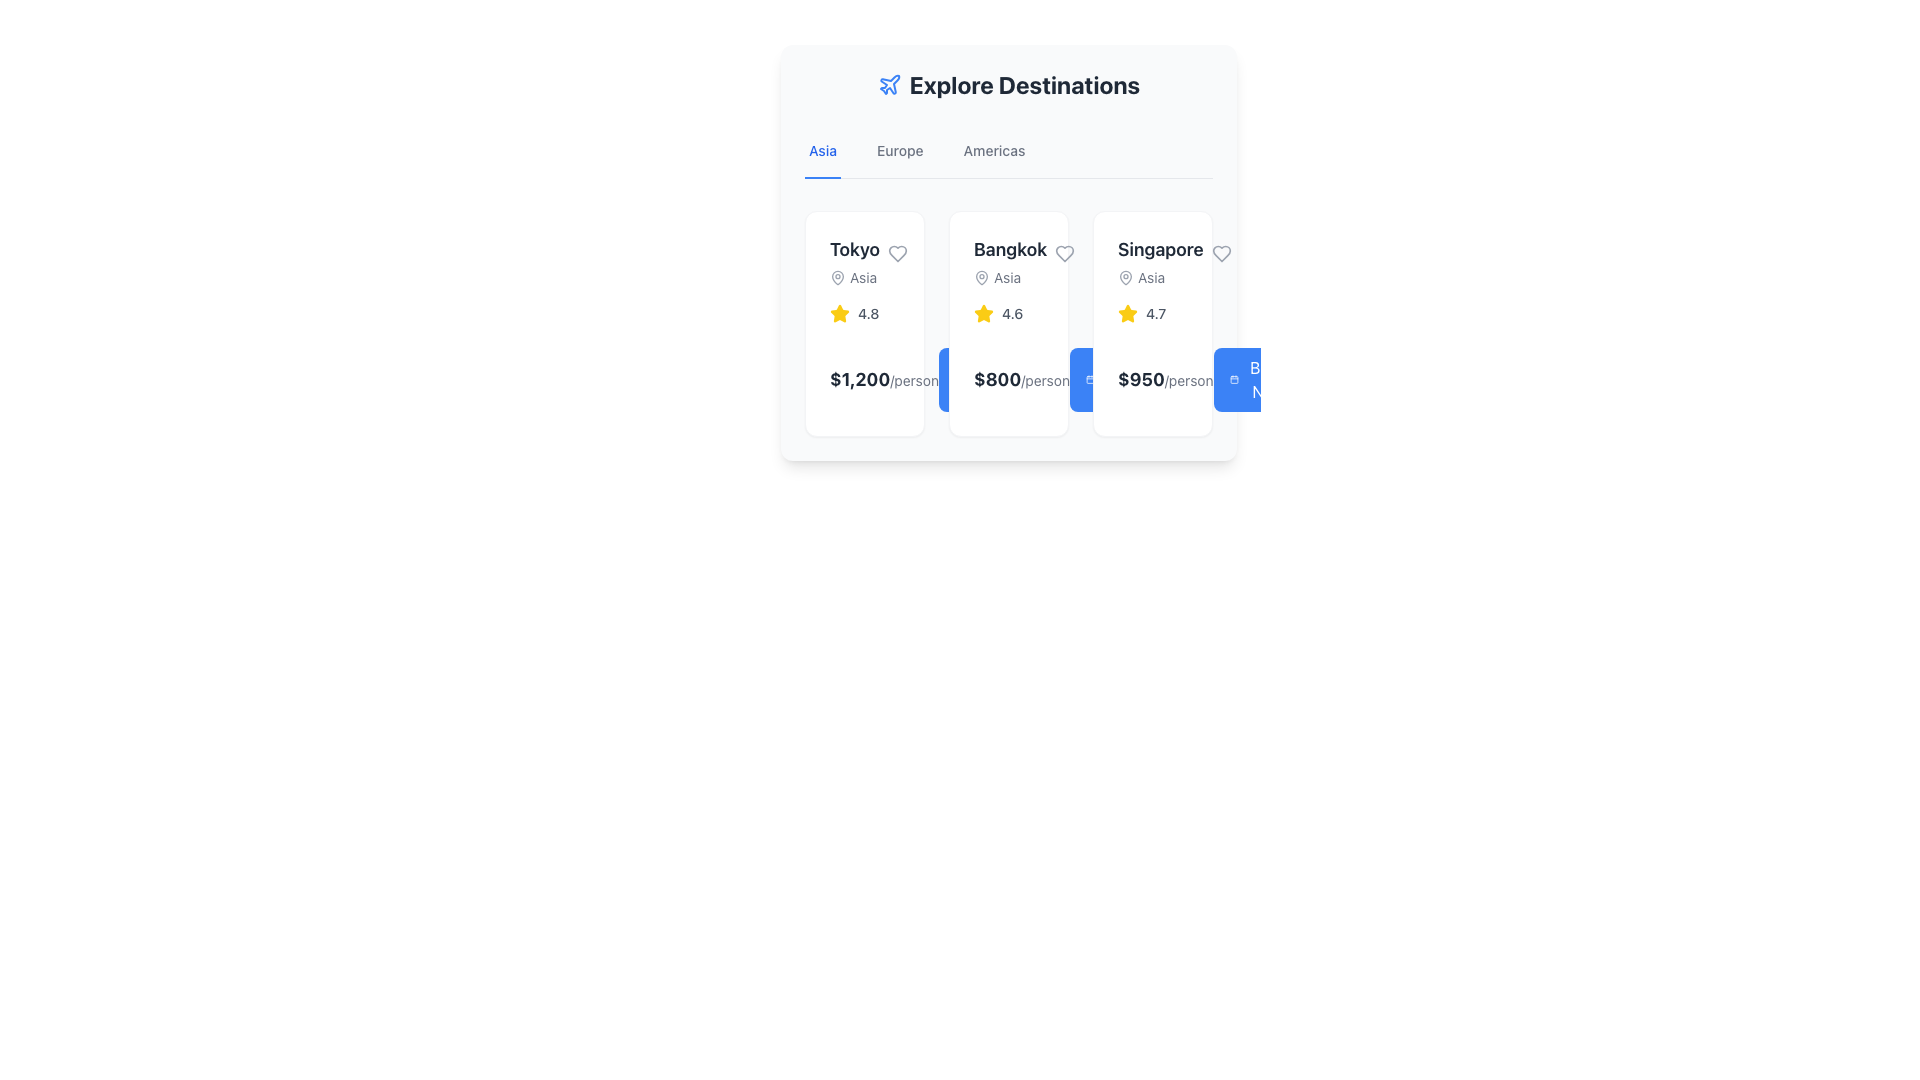  What do you see at coordinates (864, 313) in the screenshot?
I see `rating value displayed as '4.8' in the Rating Indicator, which consists of a yellow star icon and is located in the top section of the 'Tokyo' card, slightly below the title area` at bounding box center [864, 313].